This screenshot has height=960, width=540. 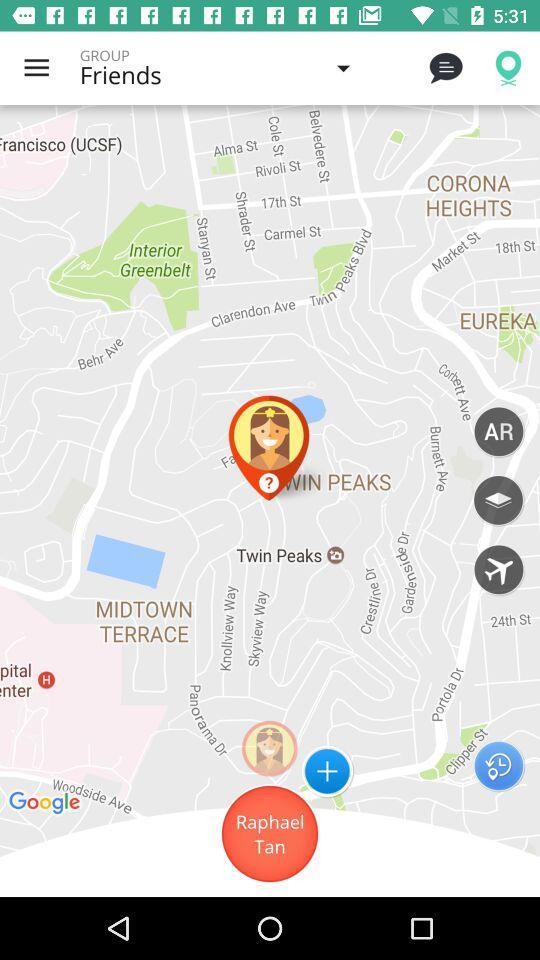 I want to click on ar, so click(x=497, y=431).